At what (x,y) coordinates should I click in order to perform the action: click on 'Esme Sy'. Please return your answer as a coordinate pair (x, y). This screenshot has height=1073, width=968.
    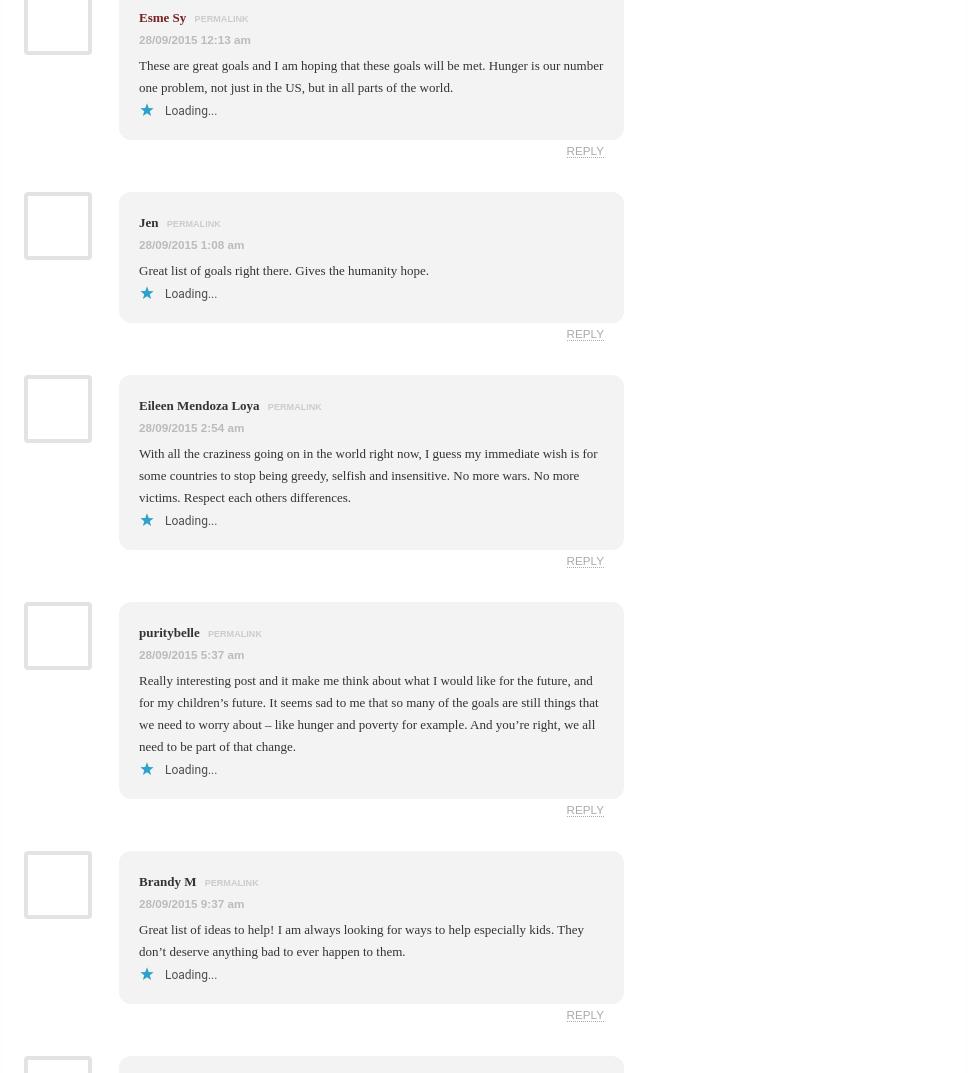
    Looking at the image, I should click on (162, 15).